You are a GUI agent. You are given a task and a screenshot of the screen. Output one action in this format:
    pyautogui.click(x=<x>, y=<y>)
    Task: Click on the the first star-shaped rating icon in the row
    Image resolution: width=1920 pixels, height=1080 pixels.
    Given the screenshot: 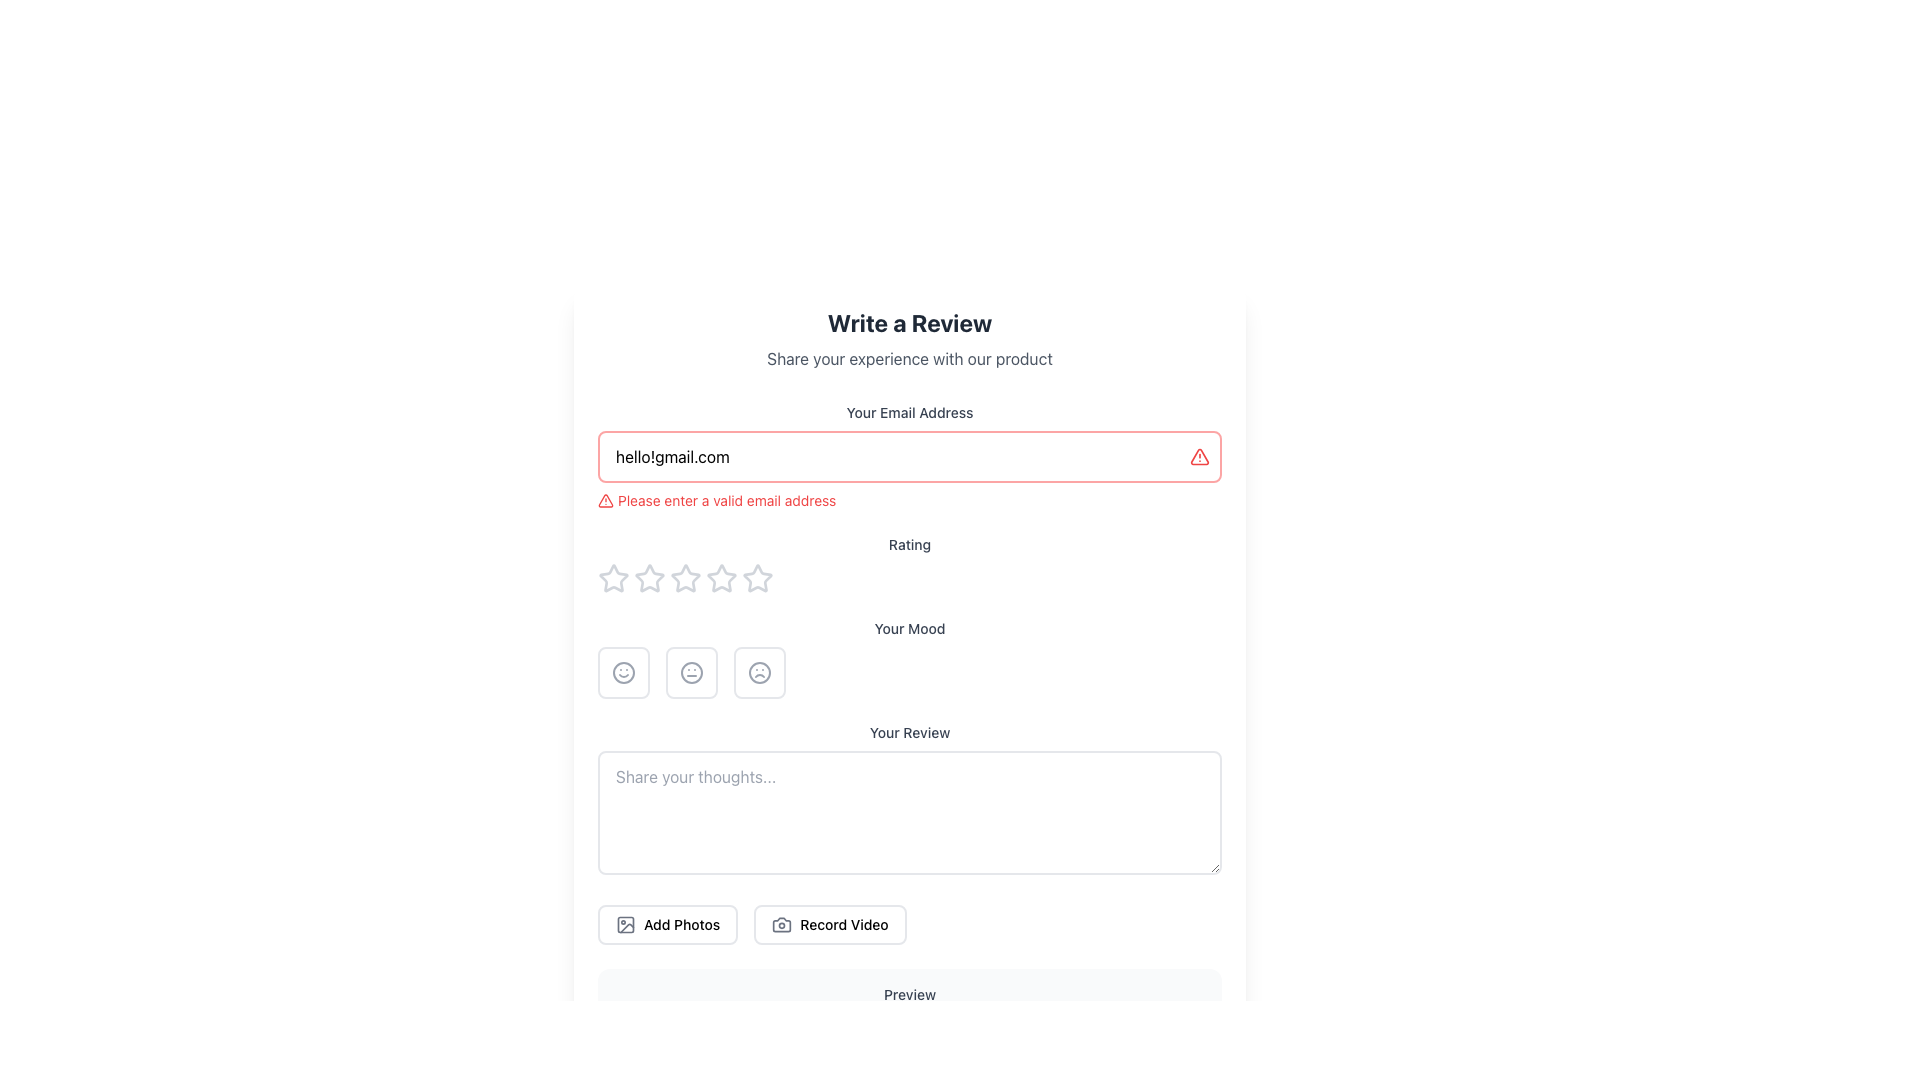 What is the action you would take?
    pyautogui.click(x=613, y=578)
    